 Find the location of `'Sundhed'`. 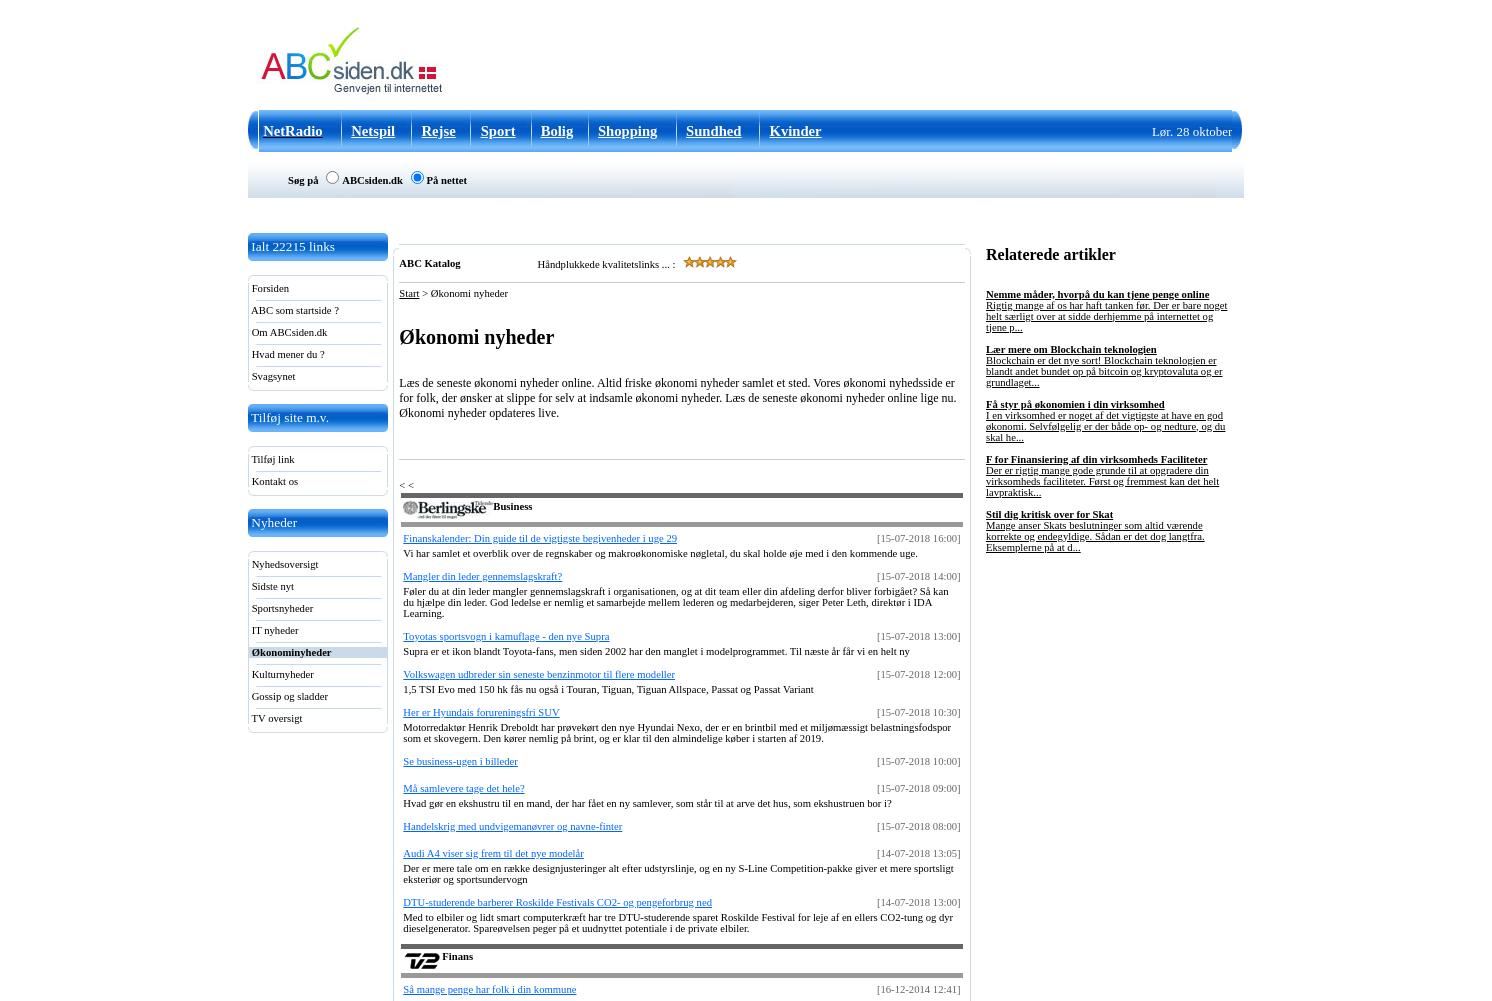

'Sundhed' is located at coordinates (713, 129).